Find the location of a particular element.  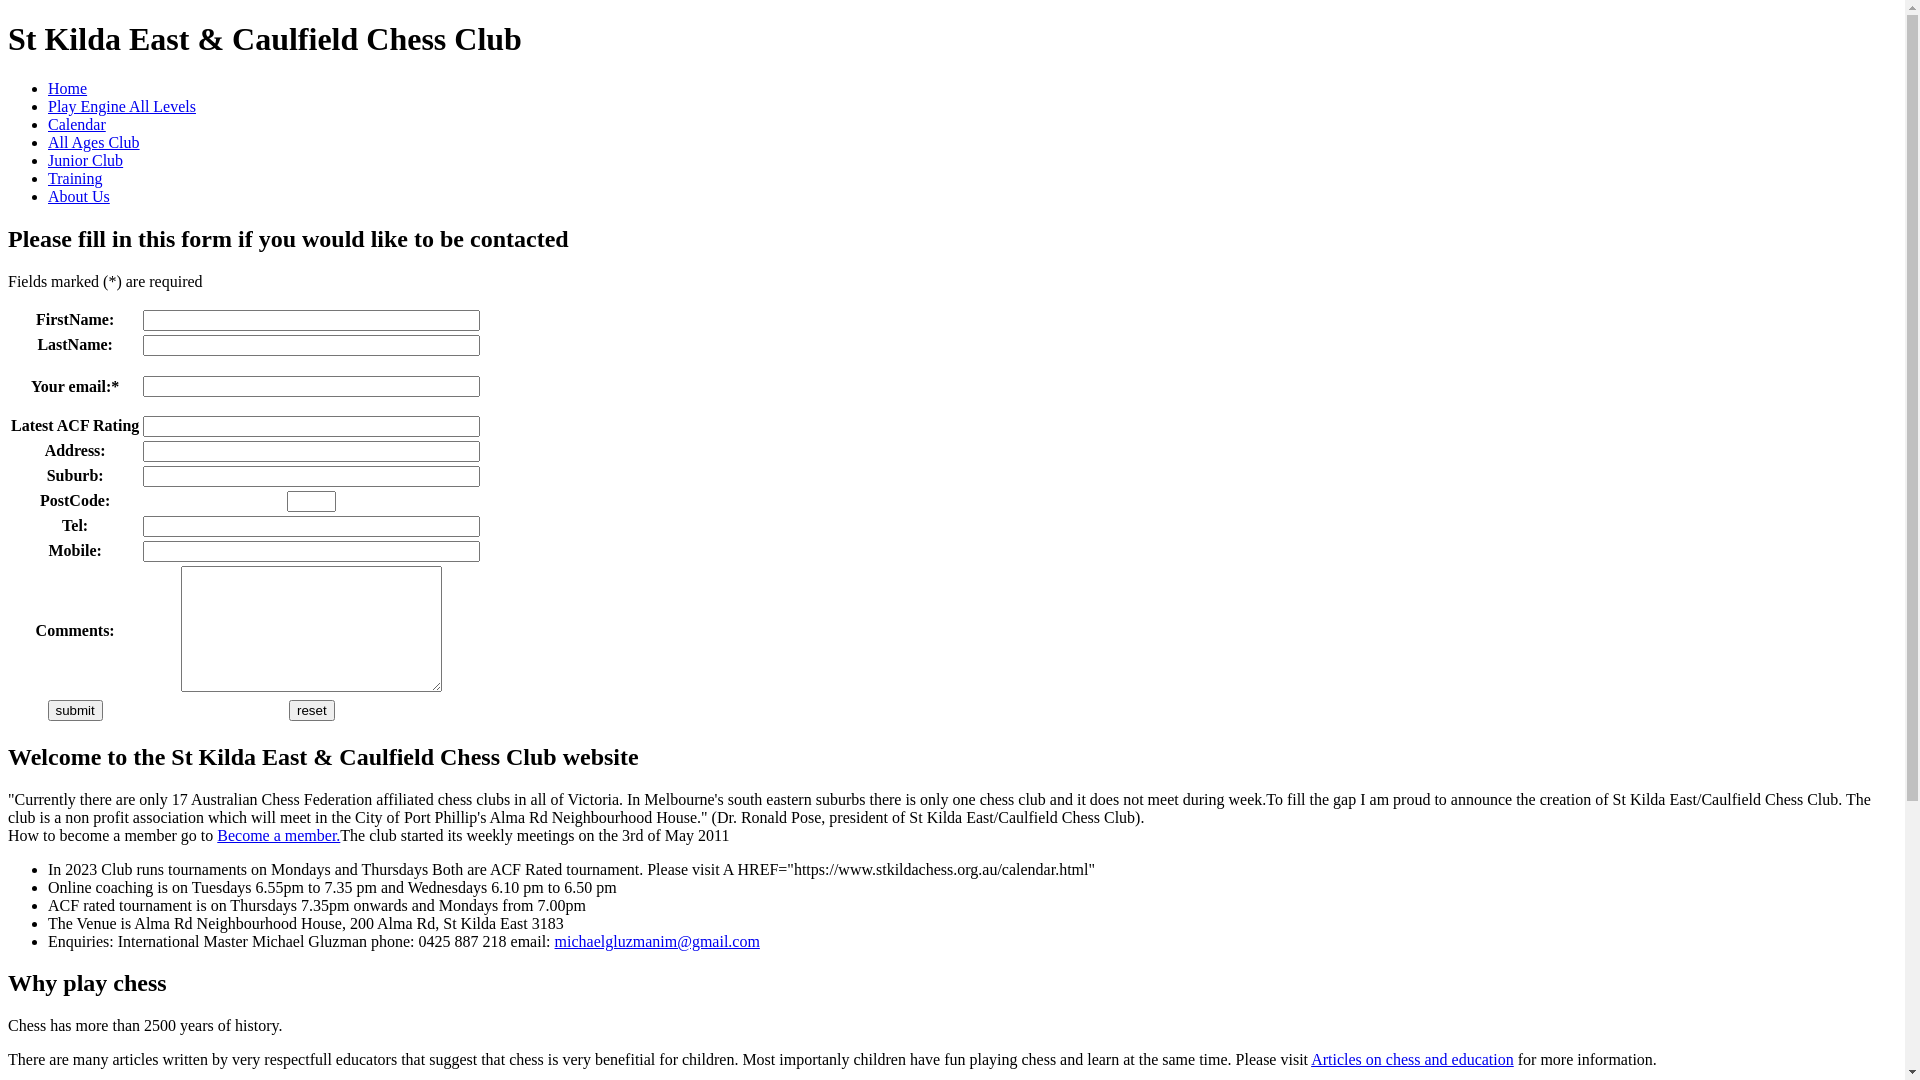

'All Ages Club' is located at coordinates (93, 141).